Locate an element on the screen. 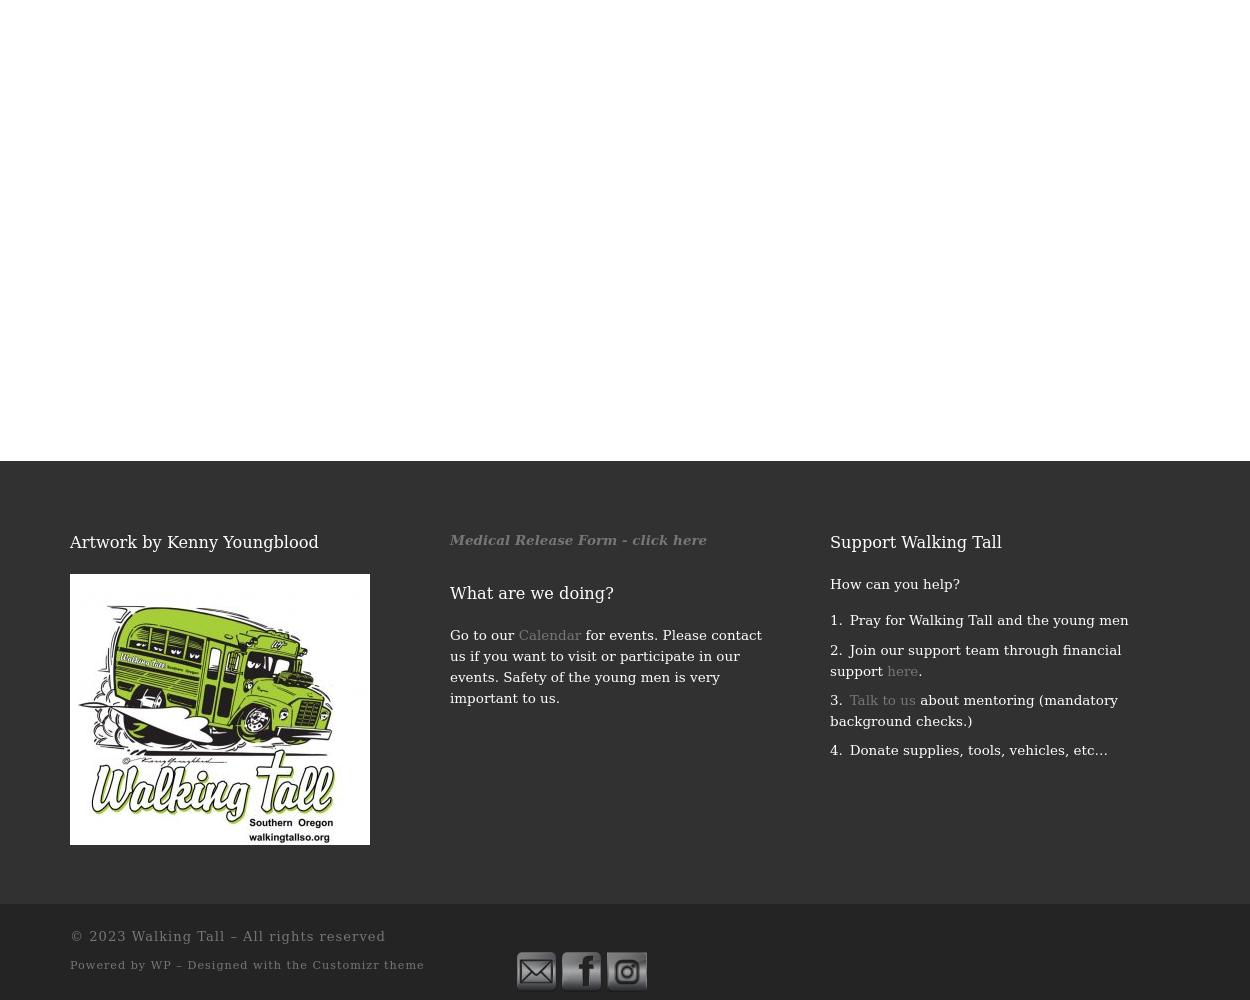  '.' is located at coordinates (920, 670).